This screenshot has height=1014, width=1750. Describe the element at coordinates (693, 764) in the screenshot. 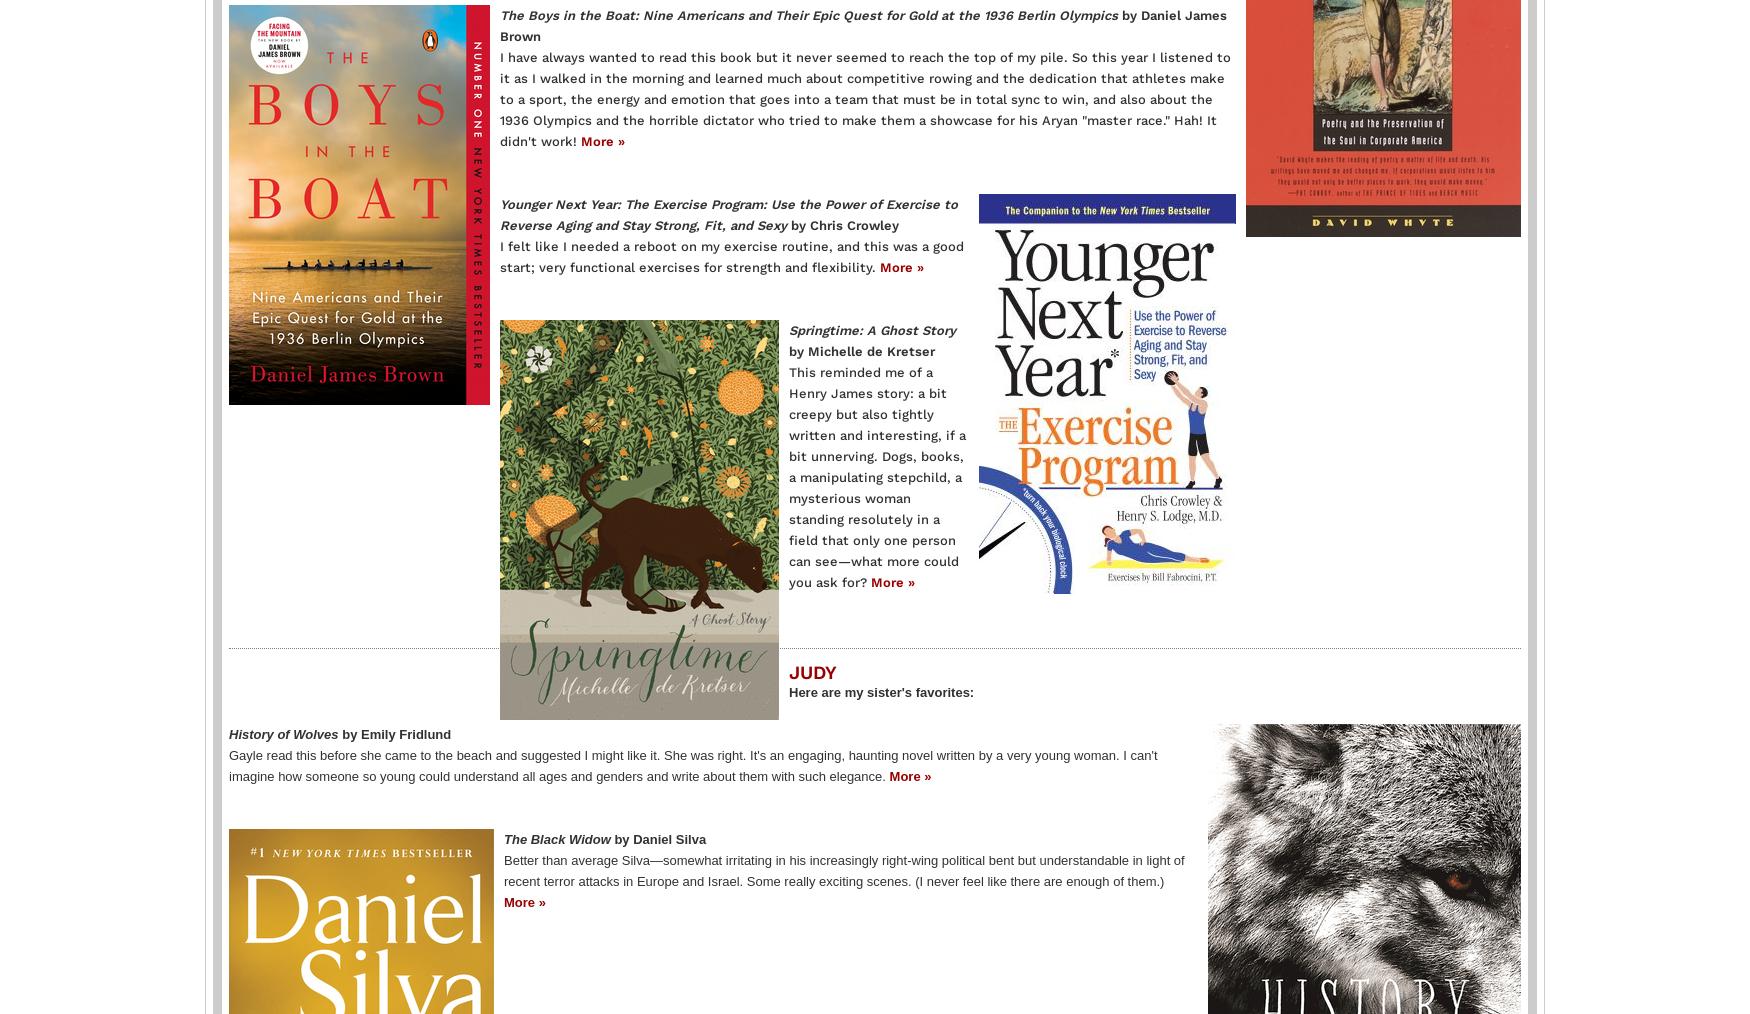

I see `'Gayle read this before she came to the beach and suggested I might like it. She was right. It's an engaging, haunting novel written by a very young woman. I can't imagine how someone so young could understand all ages and genders and write about them with such elegance.'` at that location.